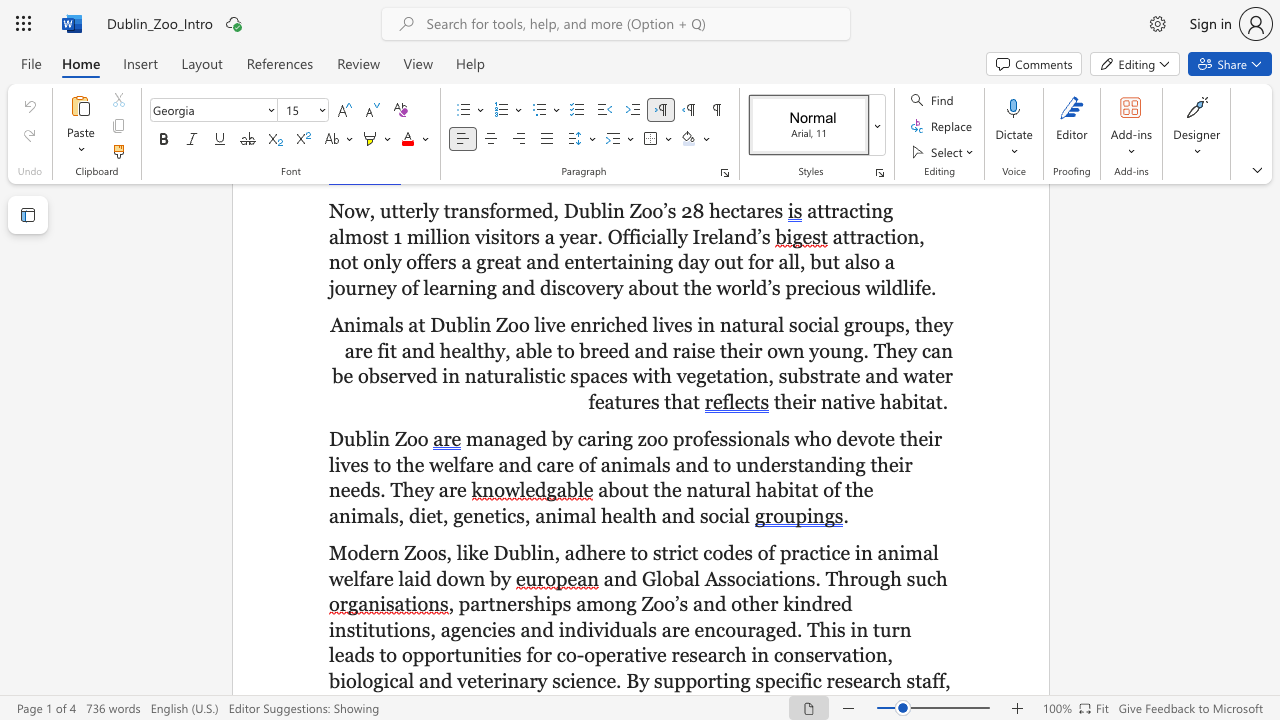  I want to click on the subset text "trict codes of practice in animal welfare laid down b" within the text "Modern Zoos, like Dublin, adhere to strict codes of practice in animal welfare laid down by", so click(661, 553).